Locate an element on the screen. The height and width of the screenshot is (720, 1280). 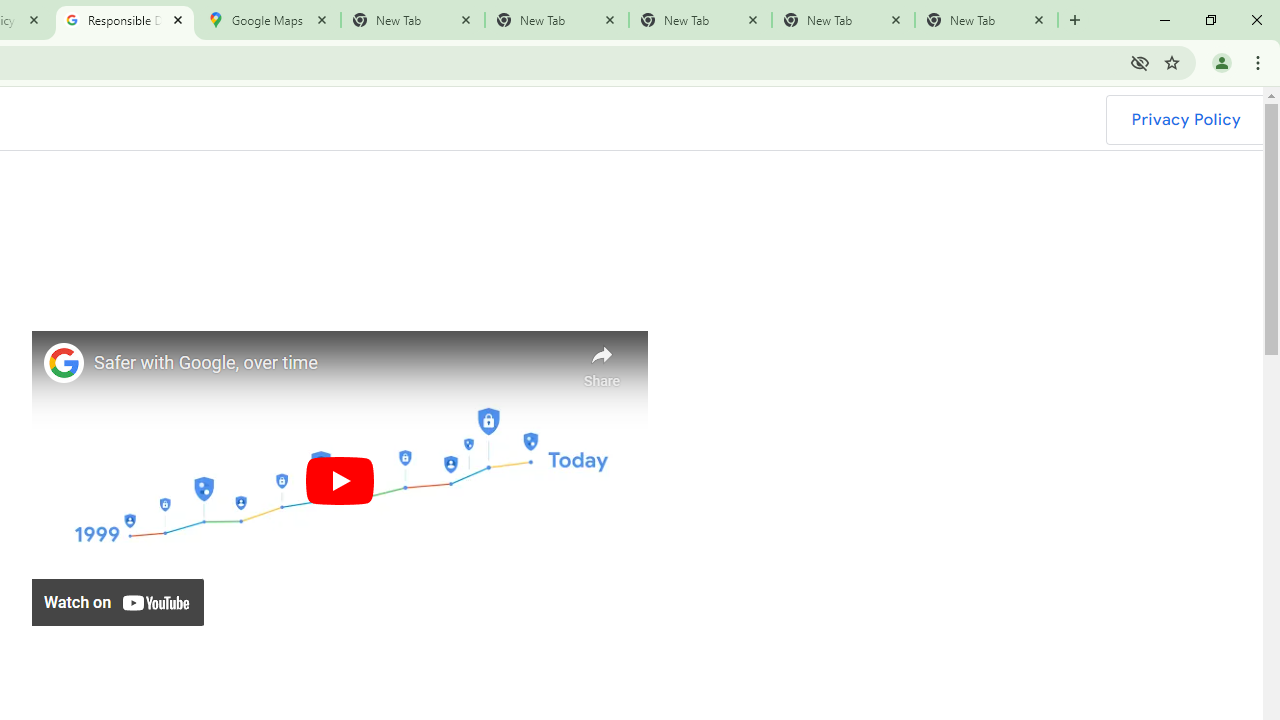
'Google Maps' is located at coordinates (267, 20).